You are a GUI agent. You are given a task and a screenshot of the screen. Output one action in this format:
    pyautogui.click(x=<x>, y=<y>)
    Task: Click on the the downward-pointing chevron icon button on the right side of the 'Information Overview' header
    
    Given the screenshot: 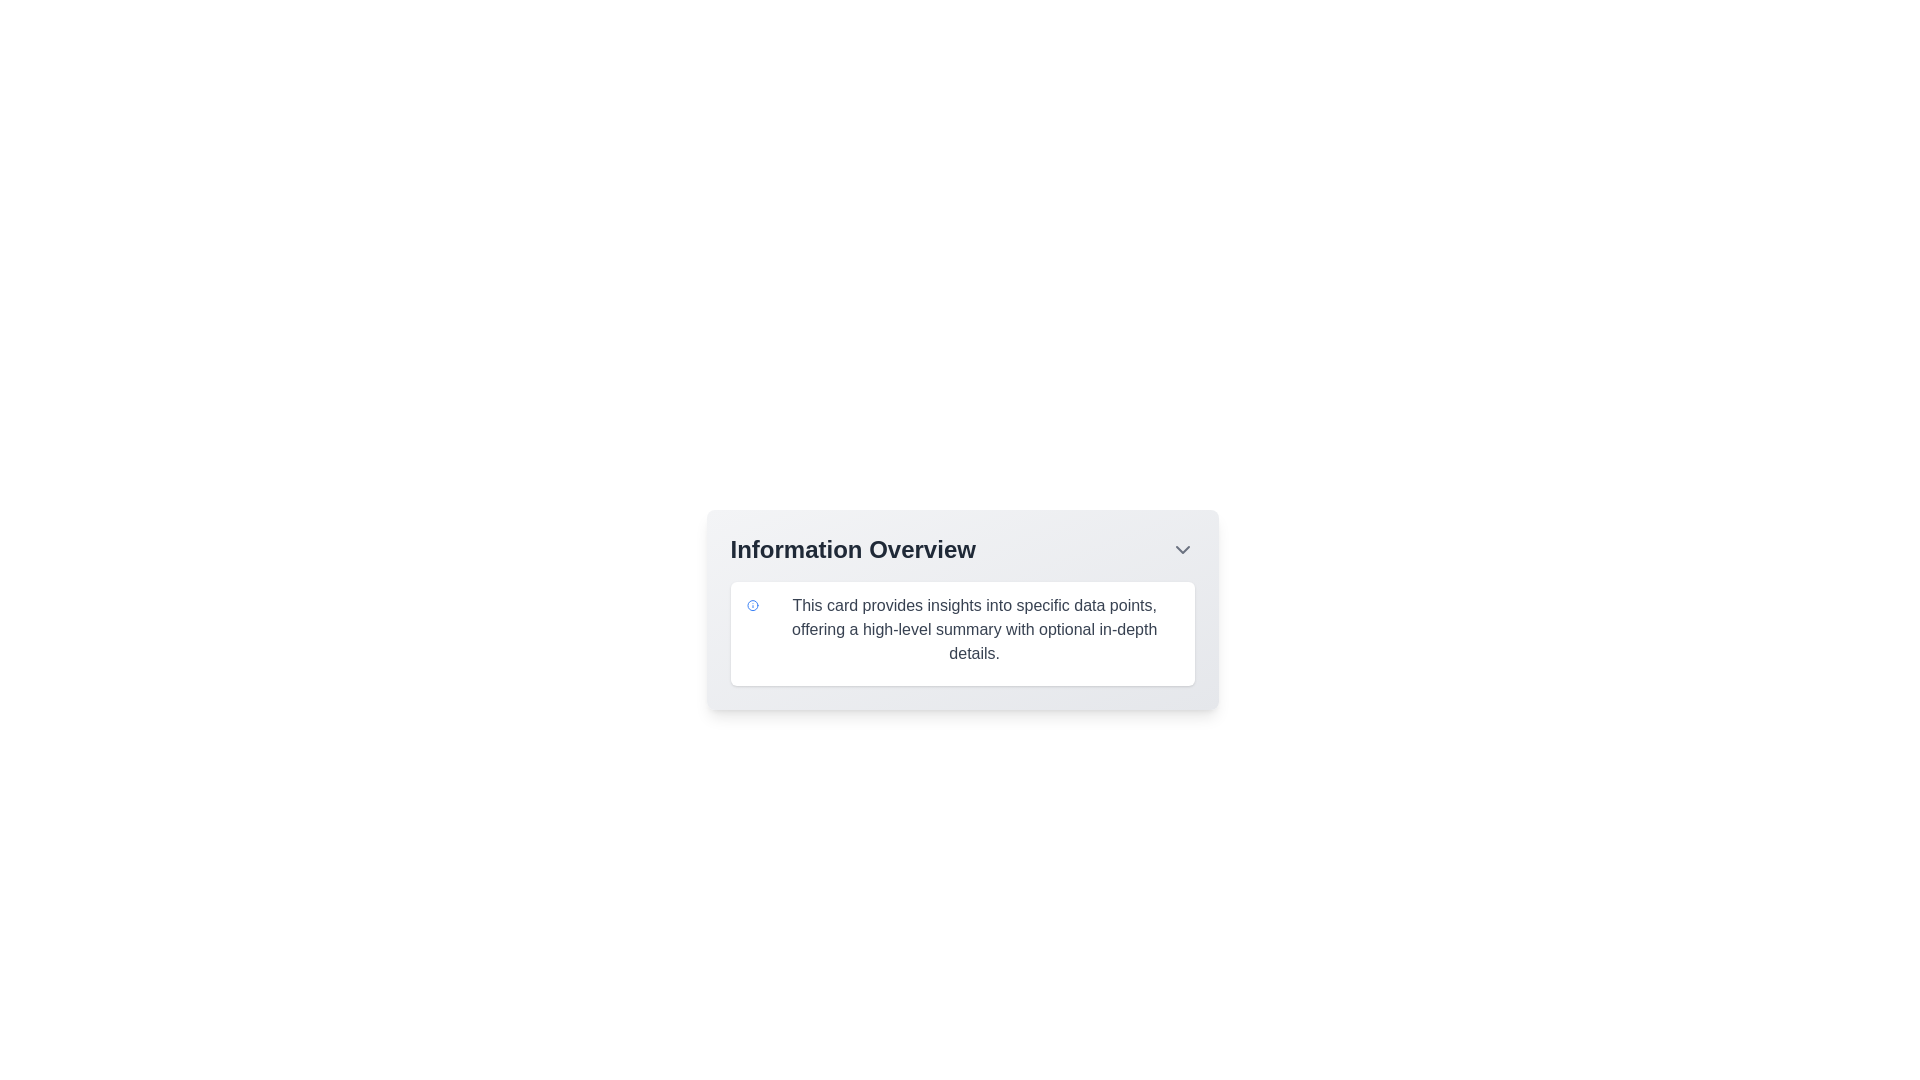 What is the action you would take?
    pyautogui.click(x=1182, y=550)
    